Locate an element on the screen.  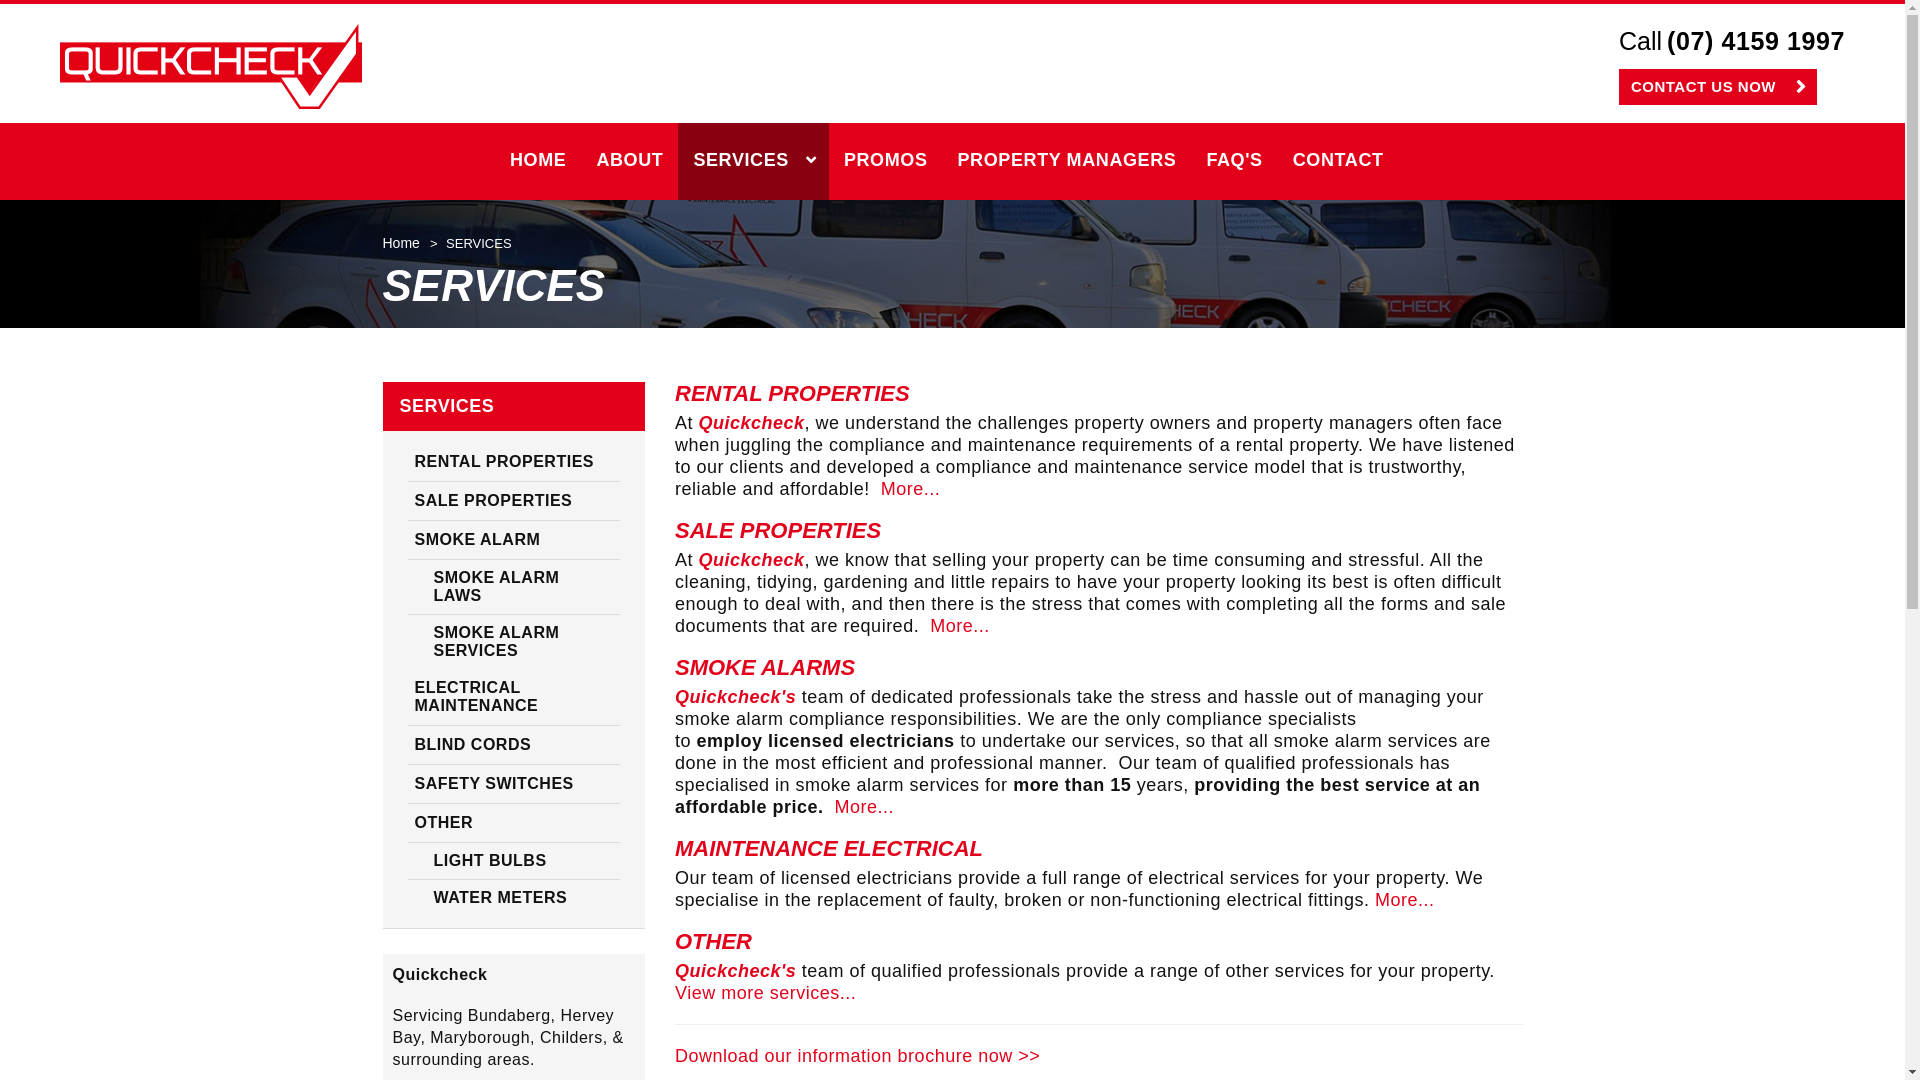
'ABOUT' is located at coordinates (628, 160).